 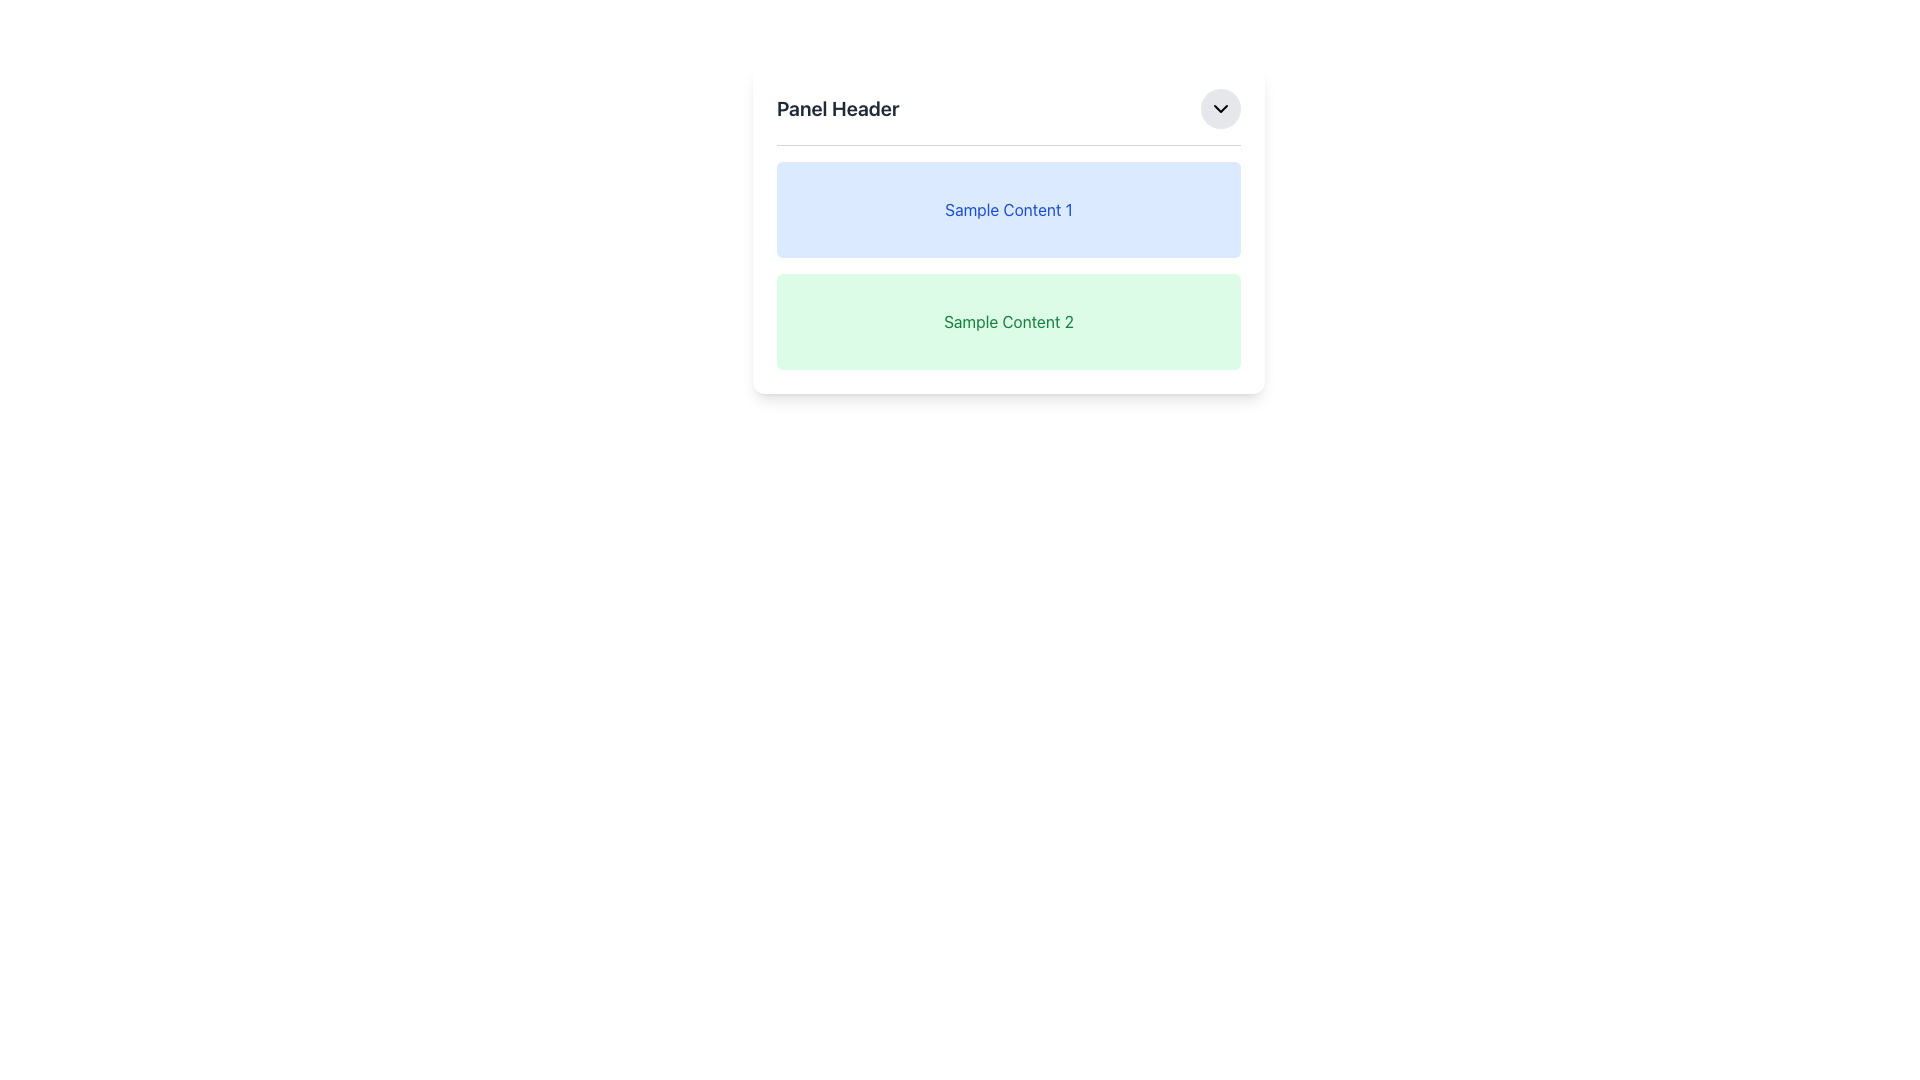 I want to click on the header text element located at the top left of the panel, which is adjacent to a circular button with an icon, so click(x=838, y=108).